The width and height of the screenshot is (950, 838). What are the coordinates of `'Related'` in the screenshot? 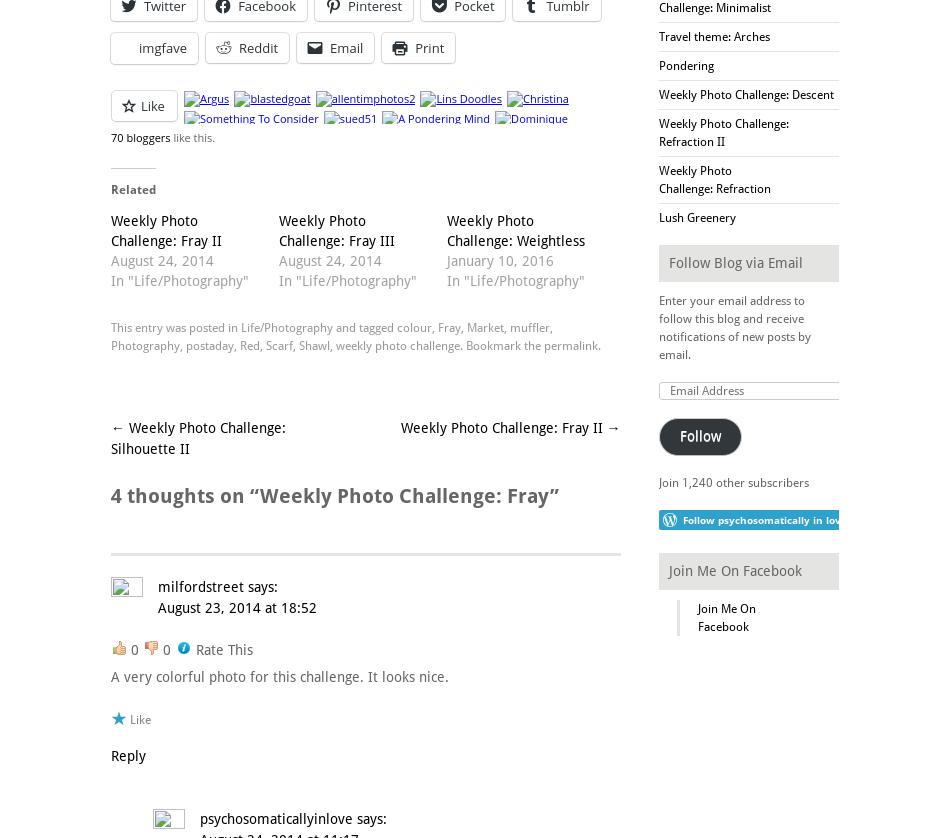 It's located at (133, 188).